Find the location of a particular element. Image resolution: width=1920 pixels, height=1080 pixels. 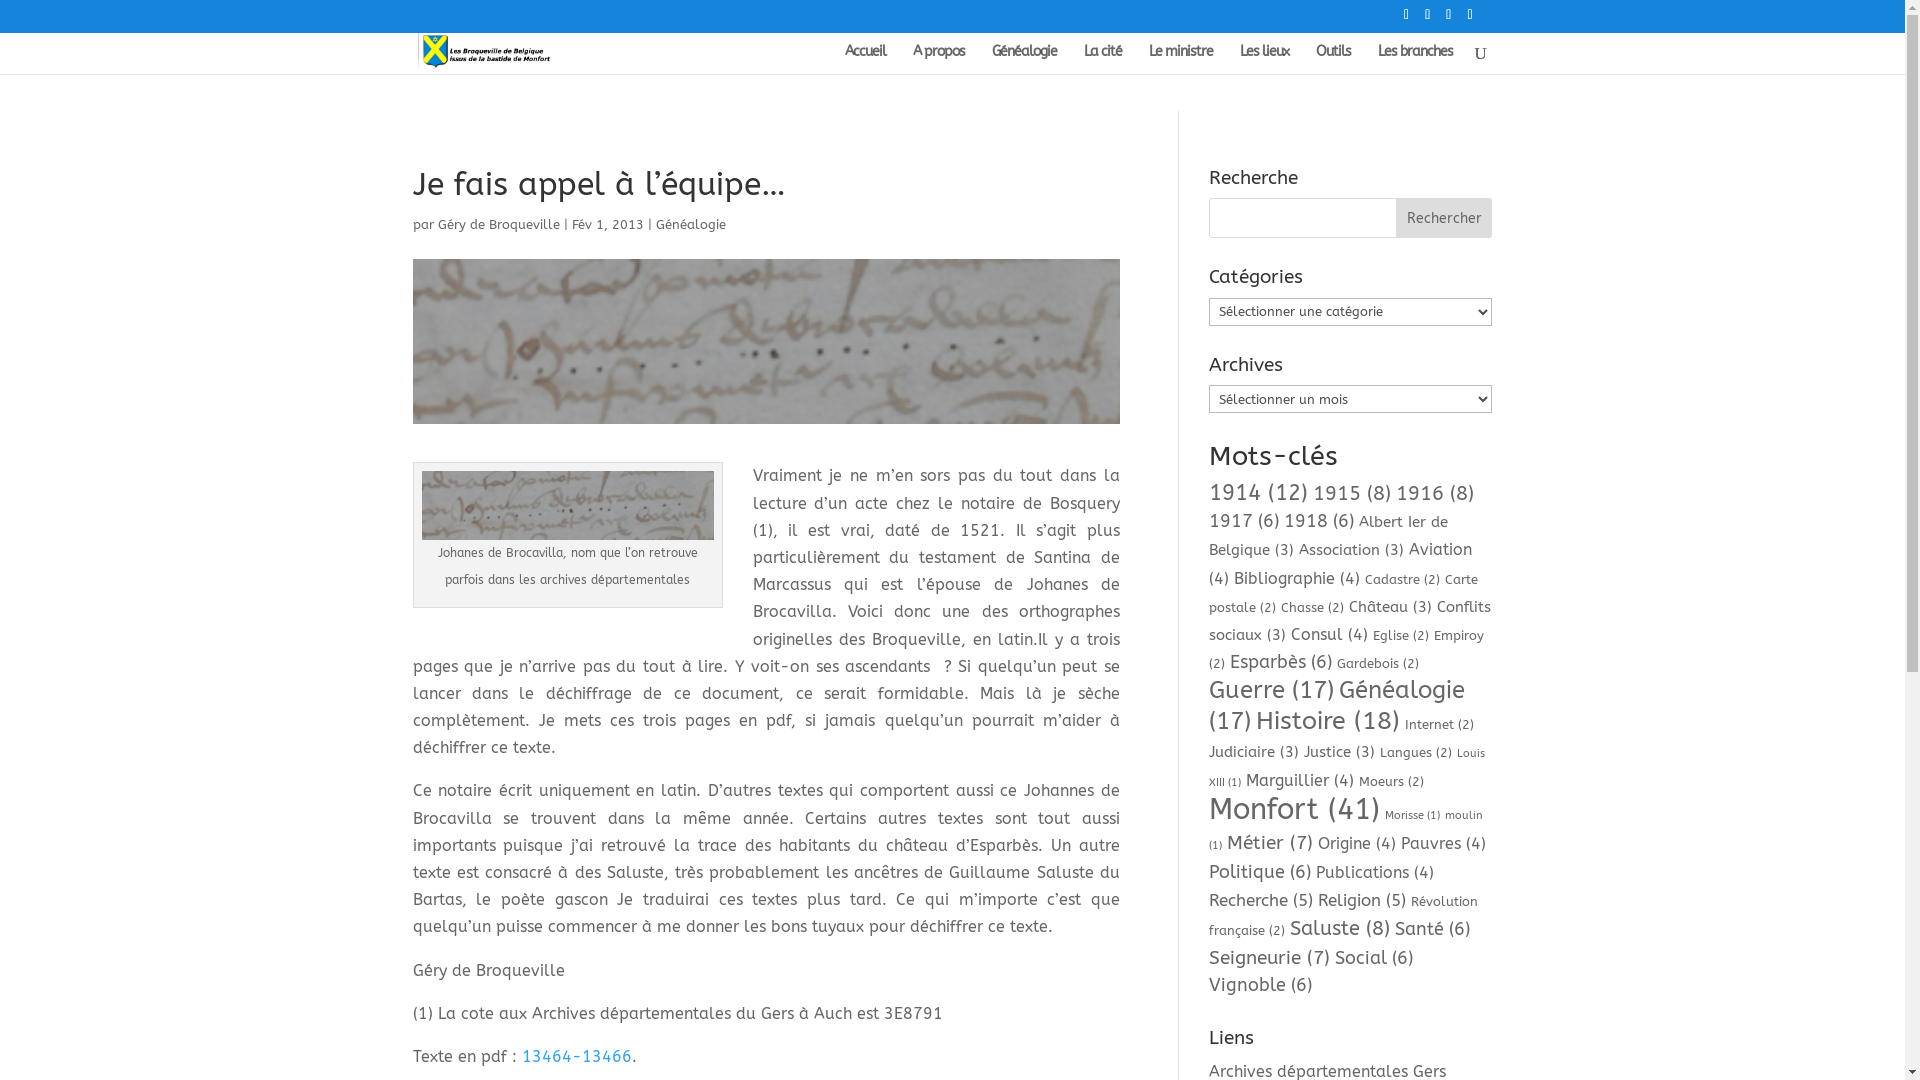

'Origine (4)' is located at coordinates (1357, 843).